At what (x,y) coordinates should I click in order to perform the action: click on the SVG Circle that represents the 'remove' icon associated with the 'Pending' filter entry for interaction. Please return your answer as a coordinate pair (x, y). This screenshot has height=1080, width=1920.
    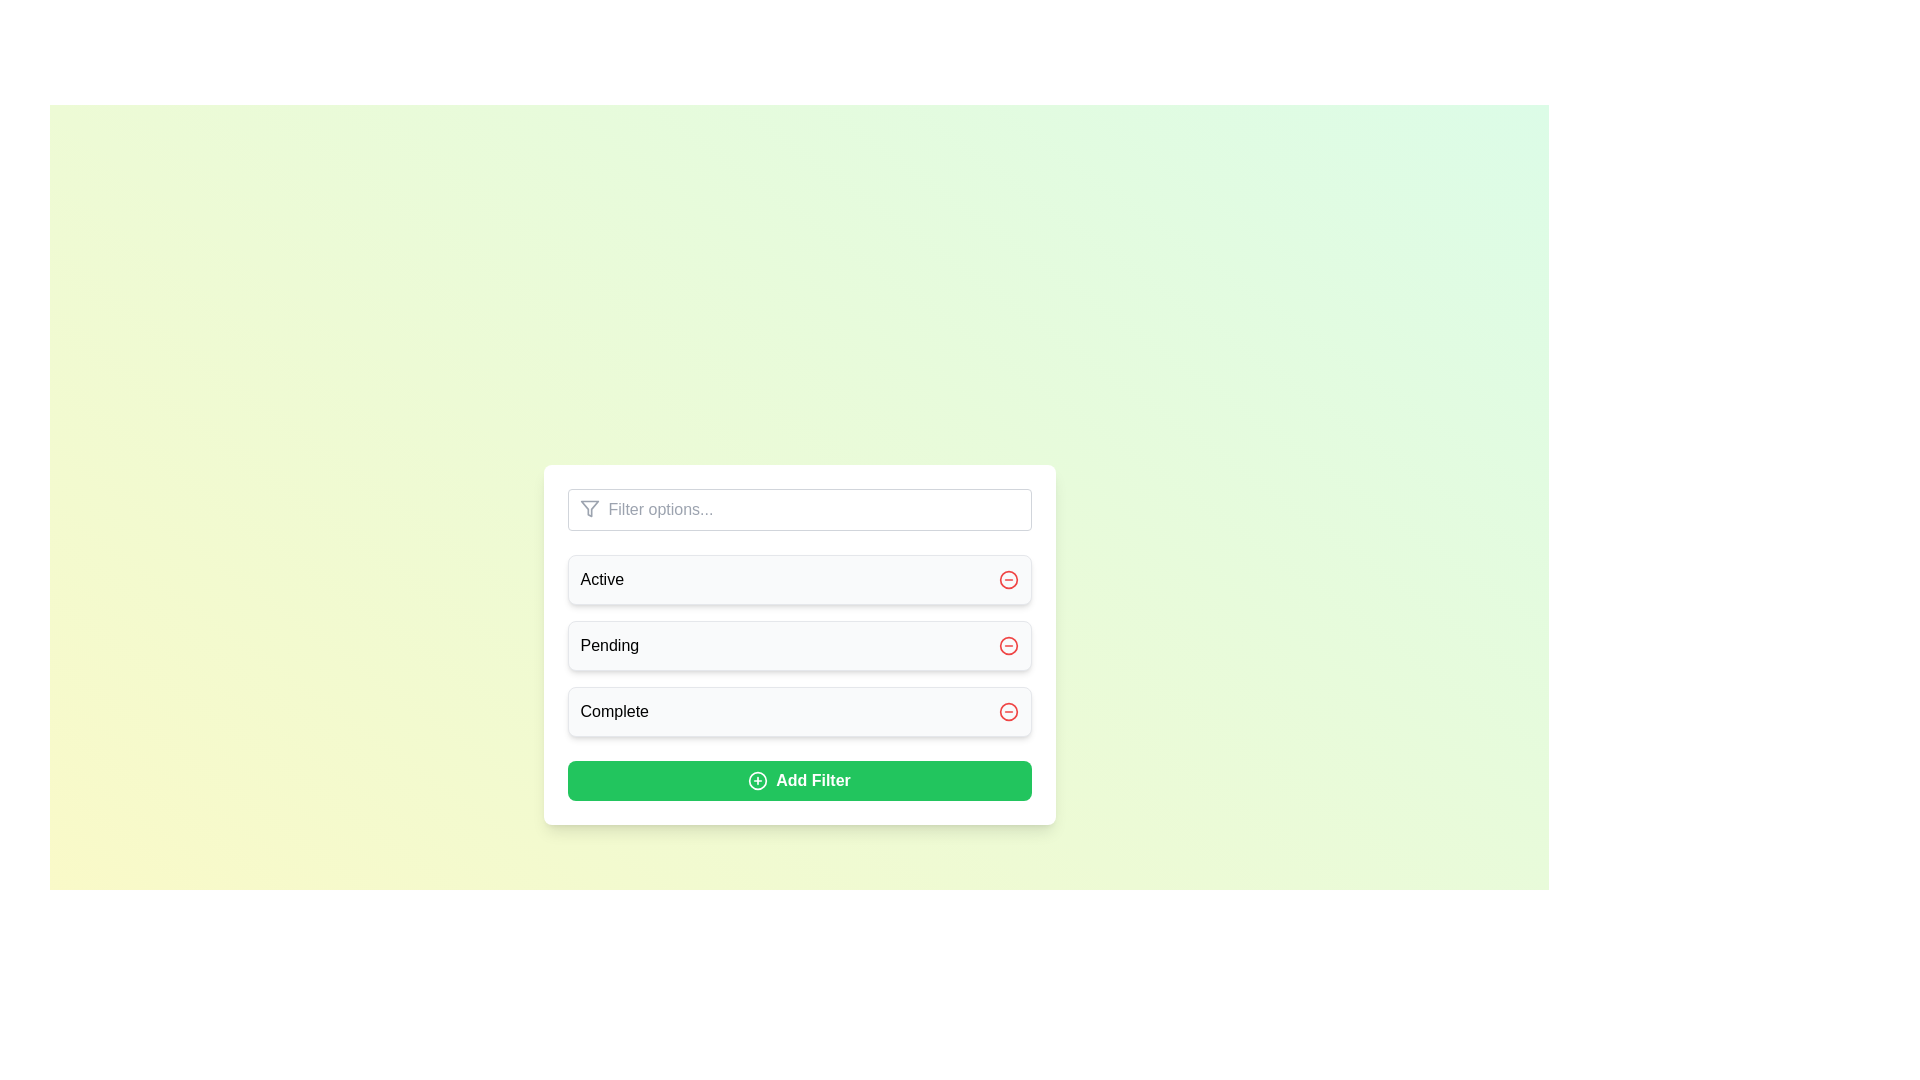
    Looking at the image, I should click on (1008, 645).